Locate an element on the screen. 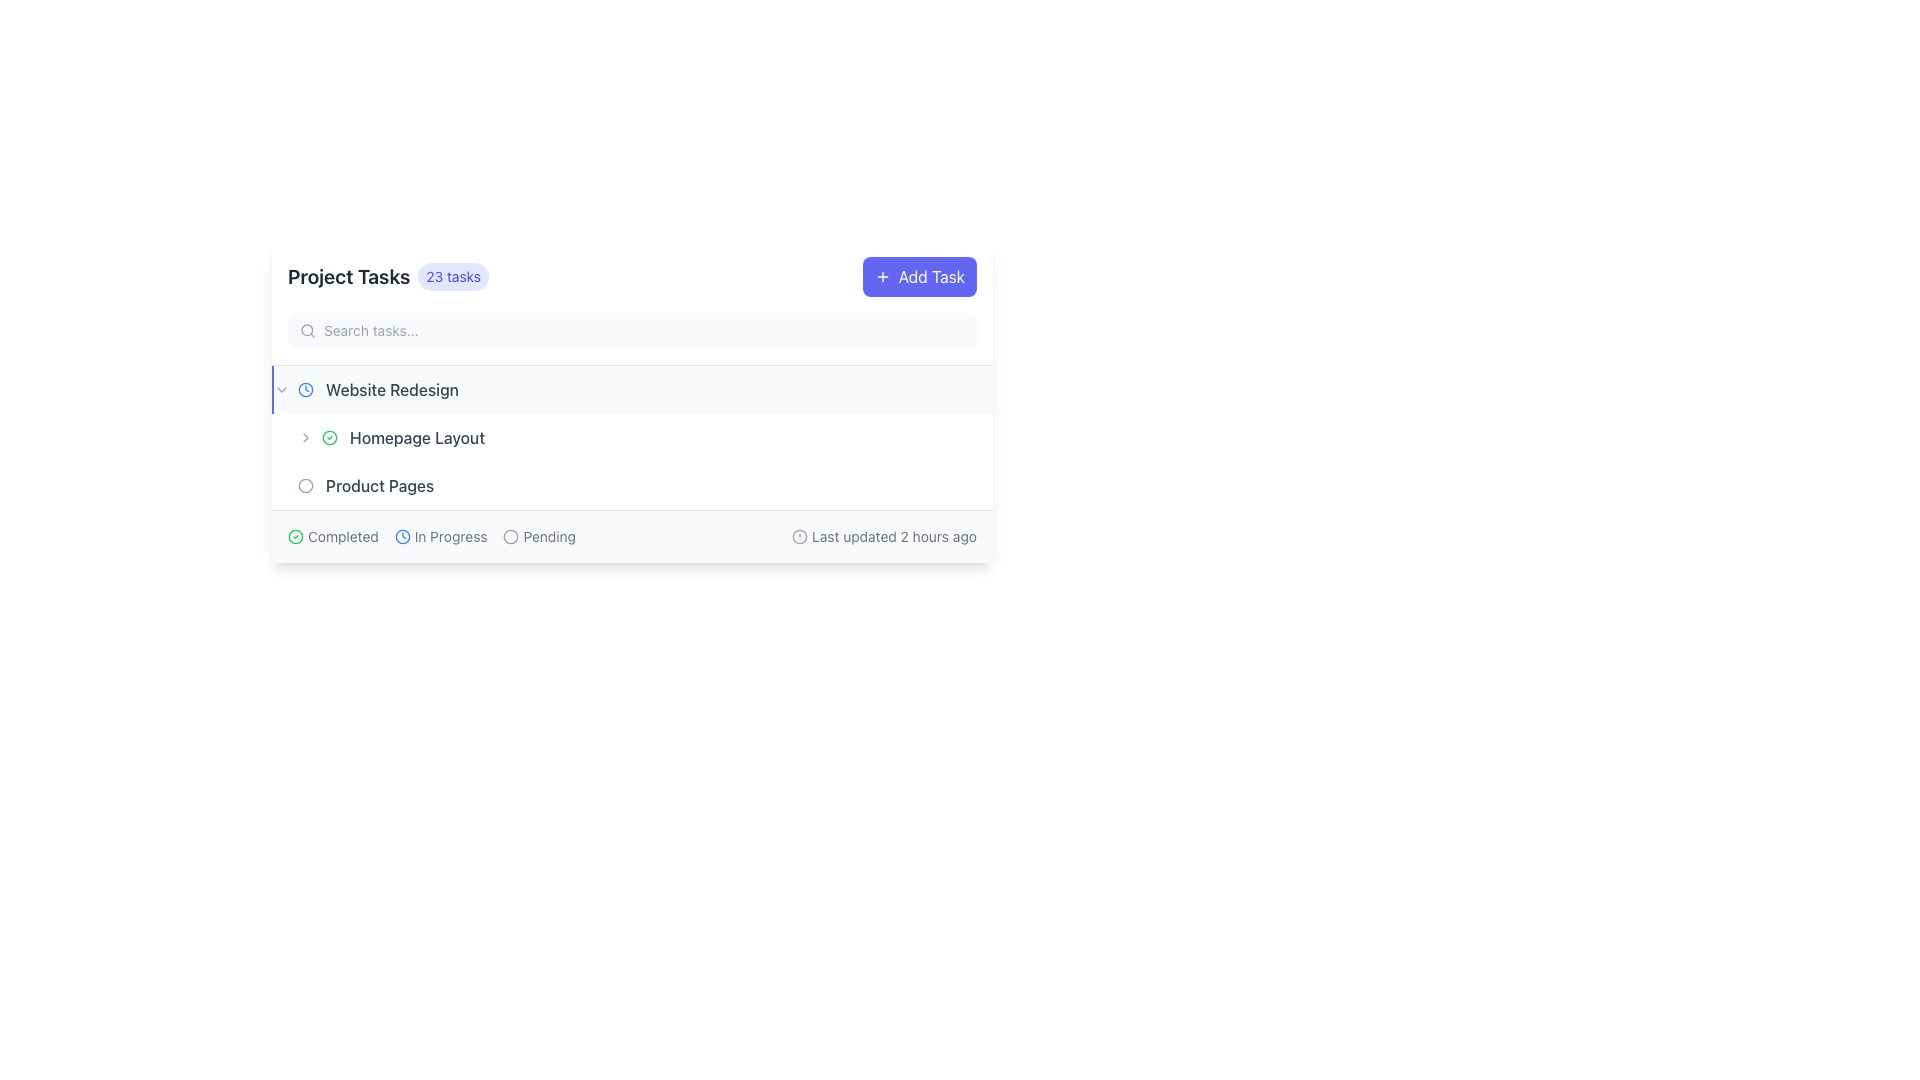  the 'Pending' status indicator, which is the rightmost element among three status indicators in the task management section is located at coordinates (539, 535).